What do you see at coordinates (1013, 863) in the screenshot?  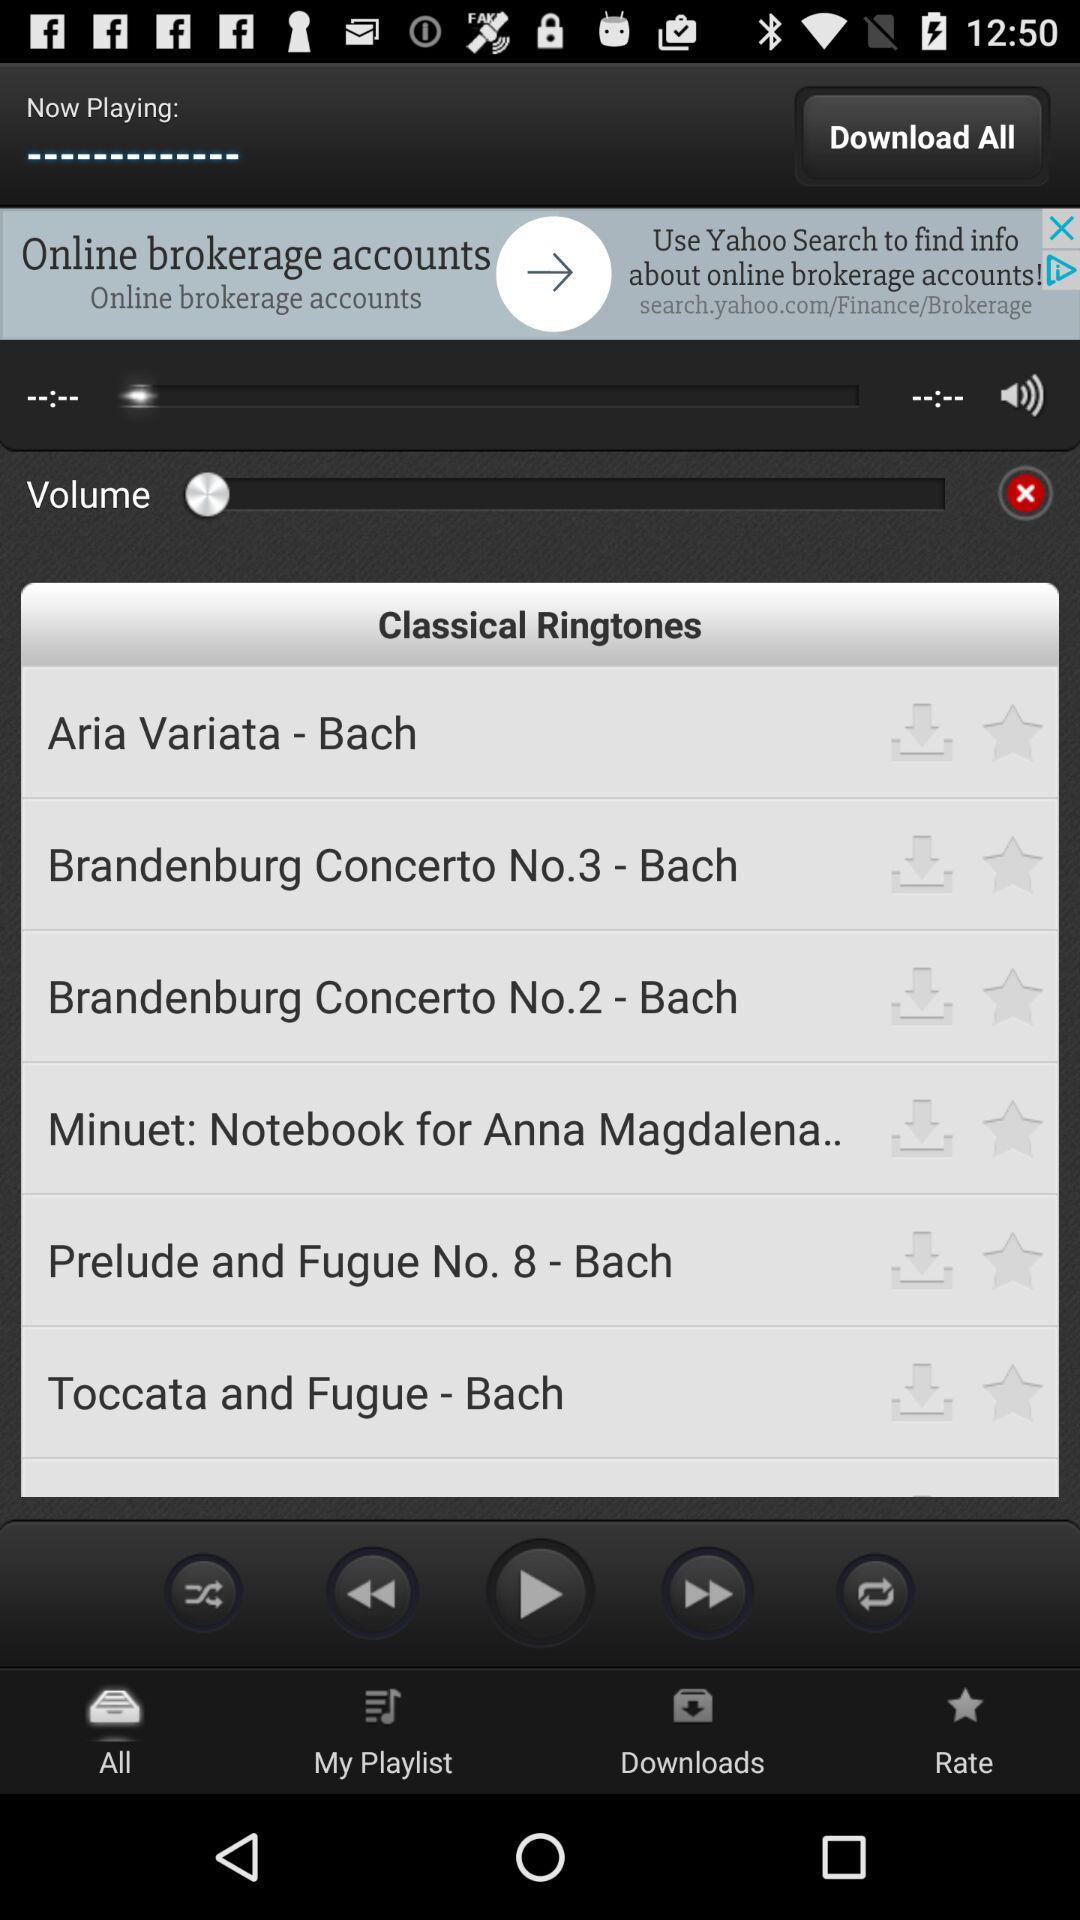 I see `ringtone` at bounding box center [1013, 863].